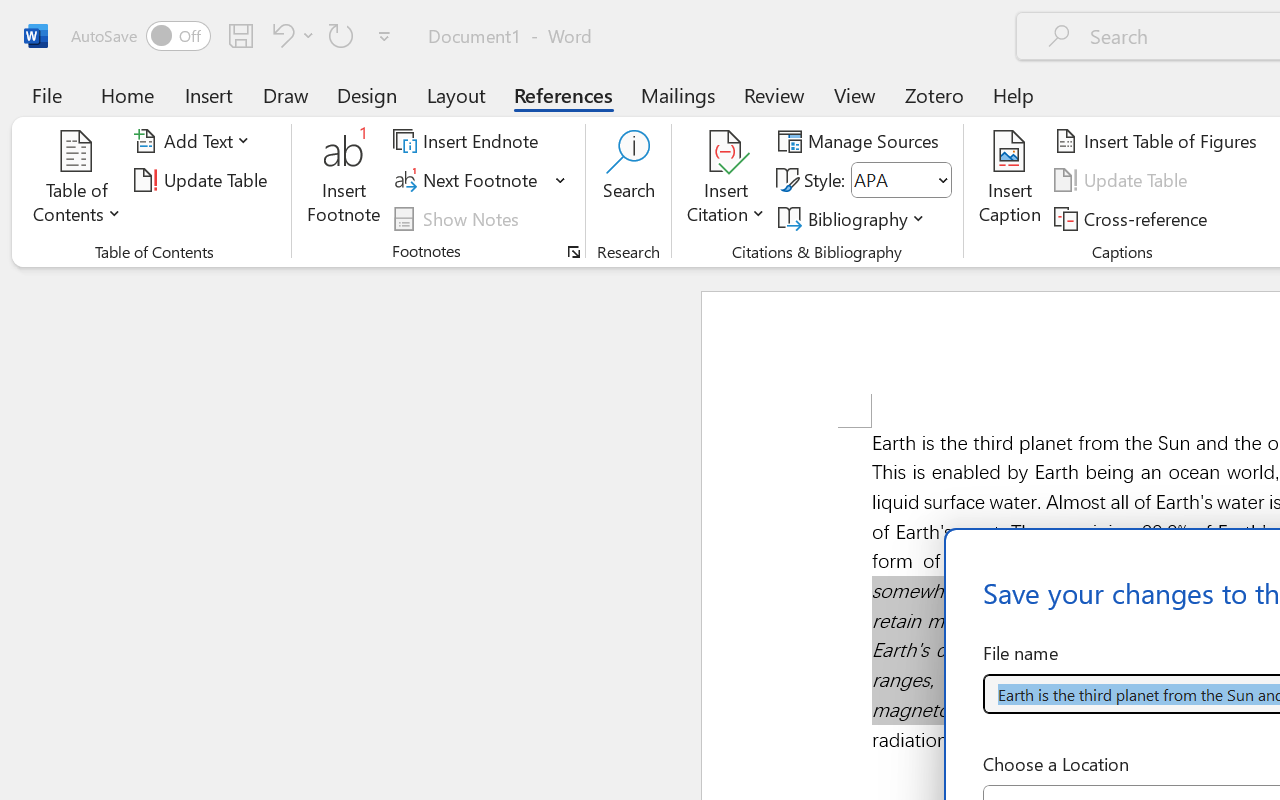  What do you see at coordinates (344, 179) in the screenshot?
I see `'Insert Footnote'` at bounding box center [344, 179].